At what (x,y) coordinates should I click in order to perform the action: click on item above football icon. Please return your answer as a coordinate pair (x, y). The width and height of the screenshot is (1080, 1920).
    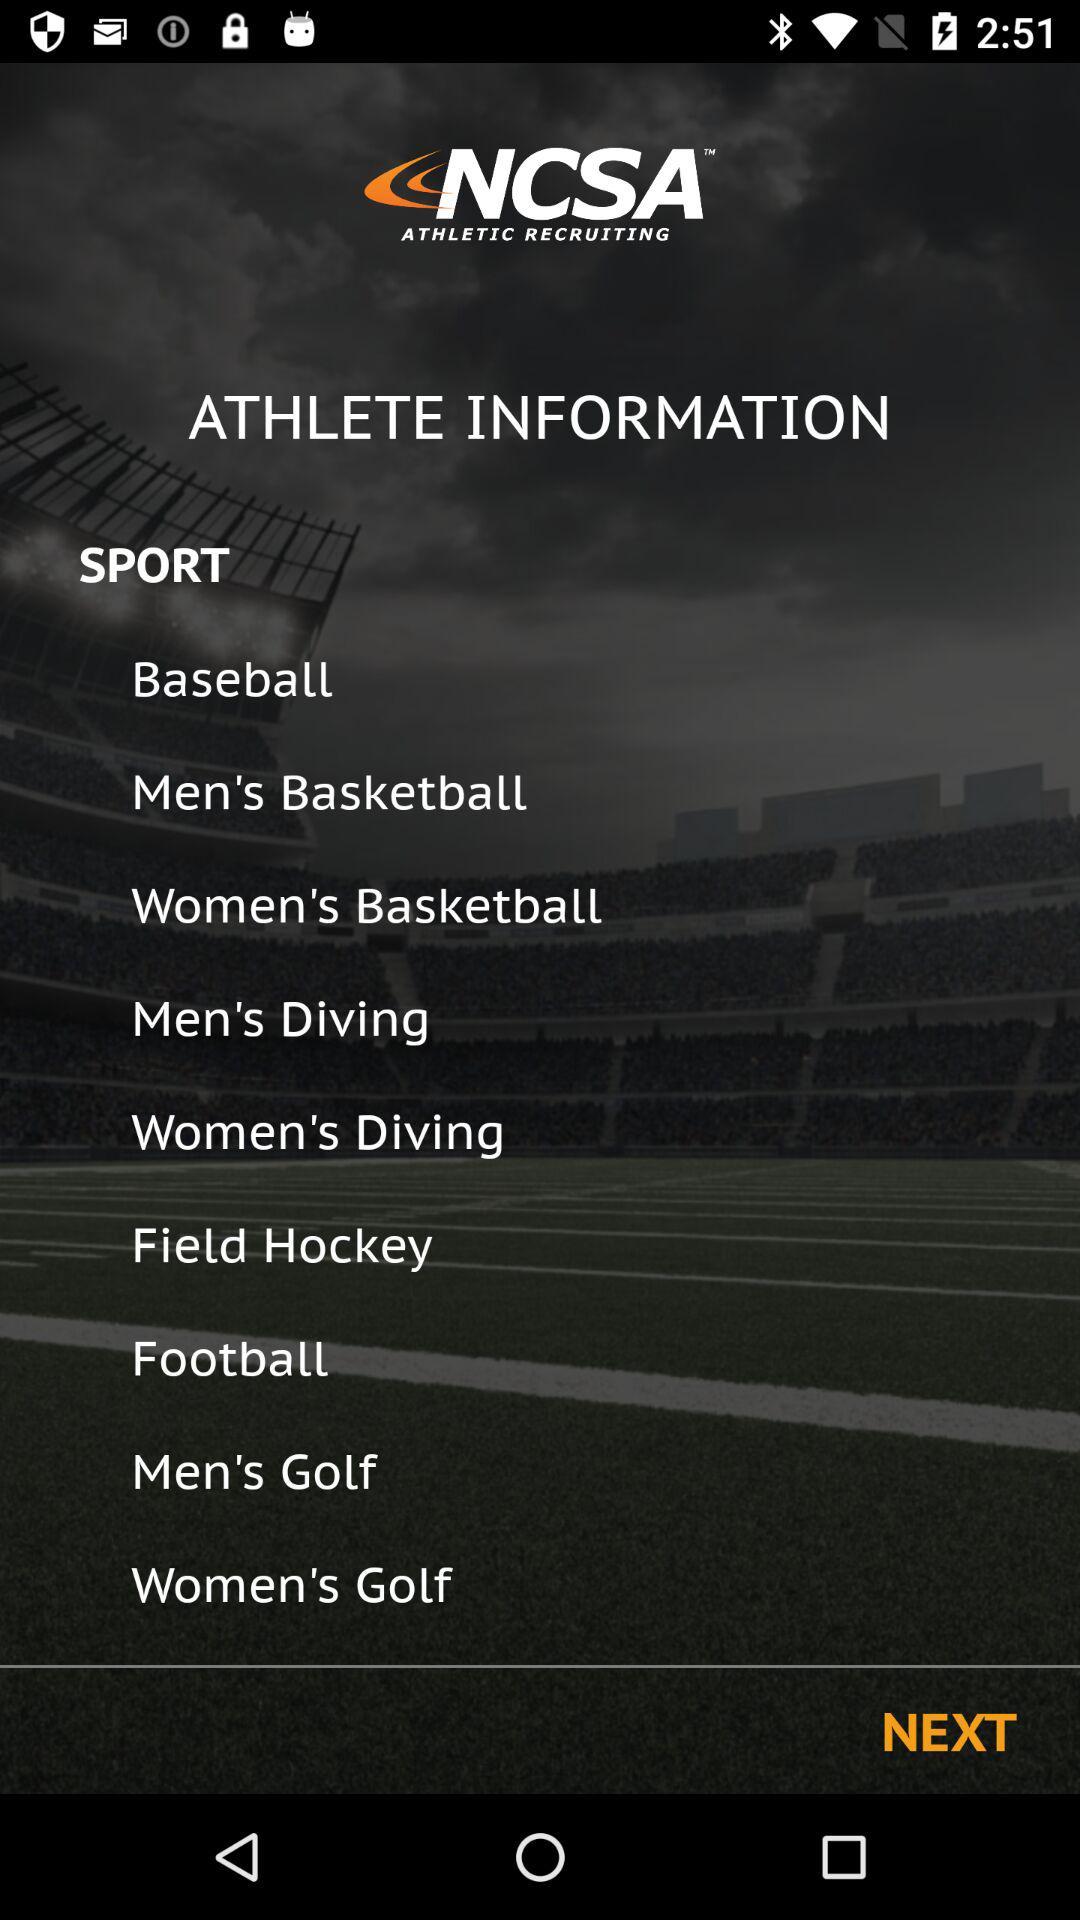
    Looking at the image, I should click on (591, 1243).